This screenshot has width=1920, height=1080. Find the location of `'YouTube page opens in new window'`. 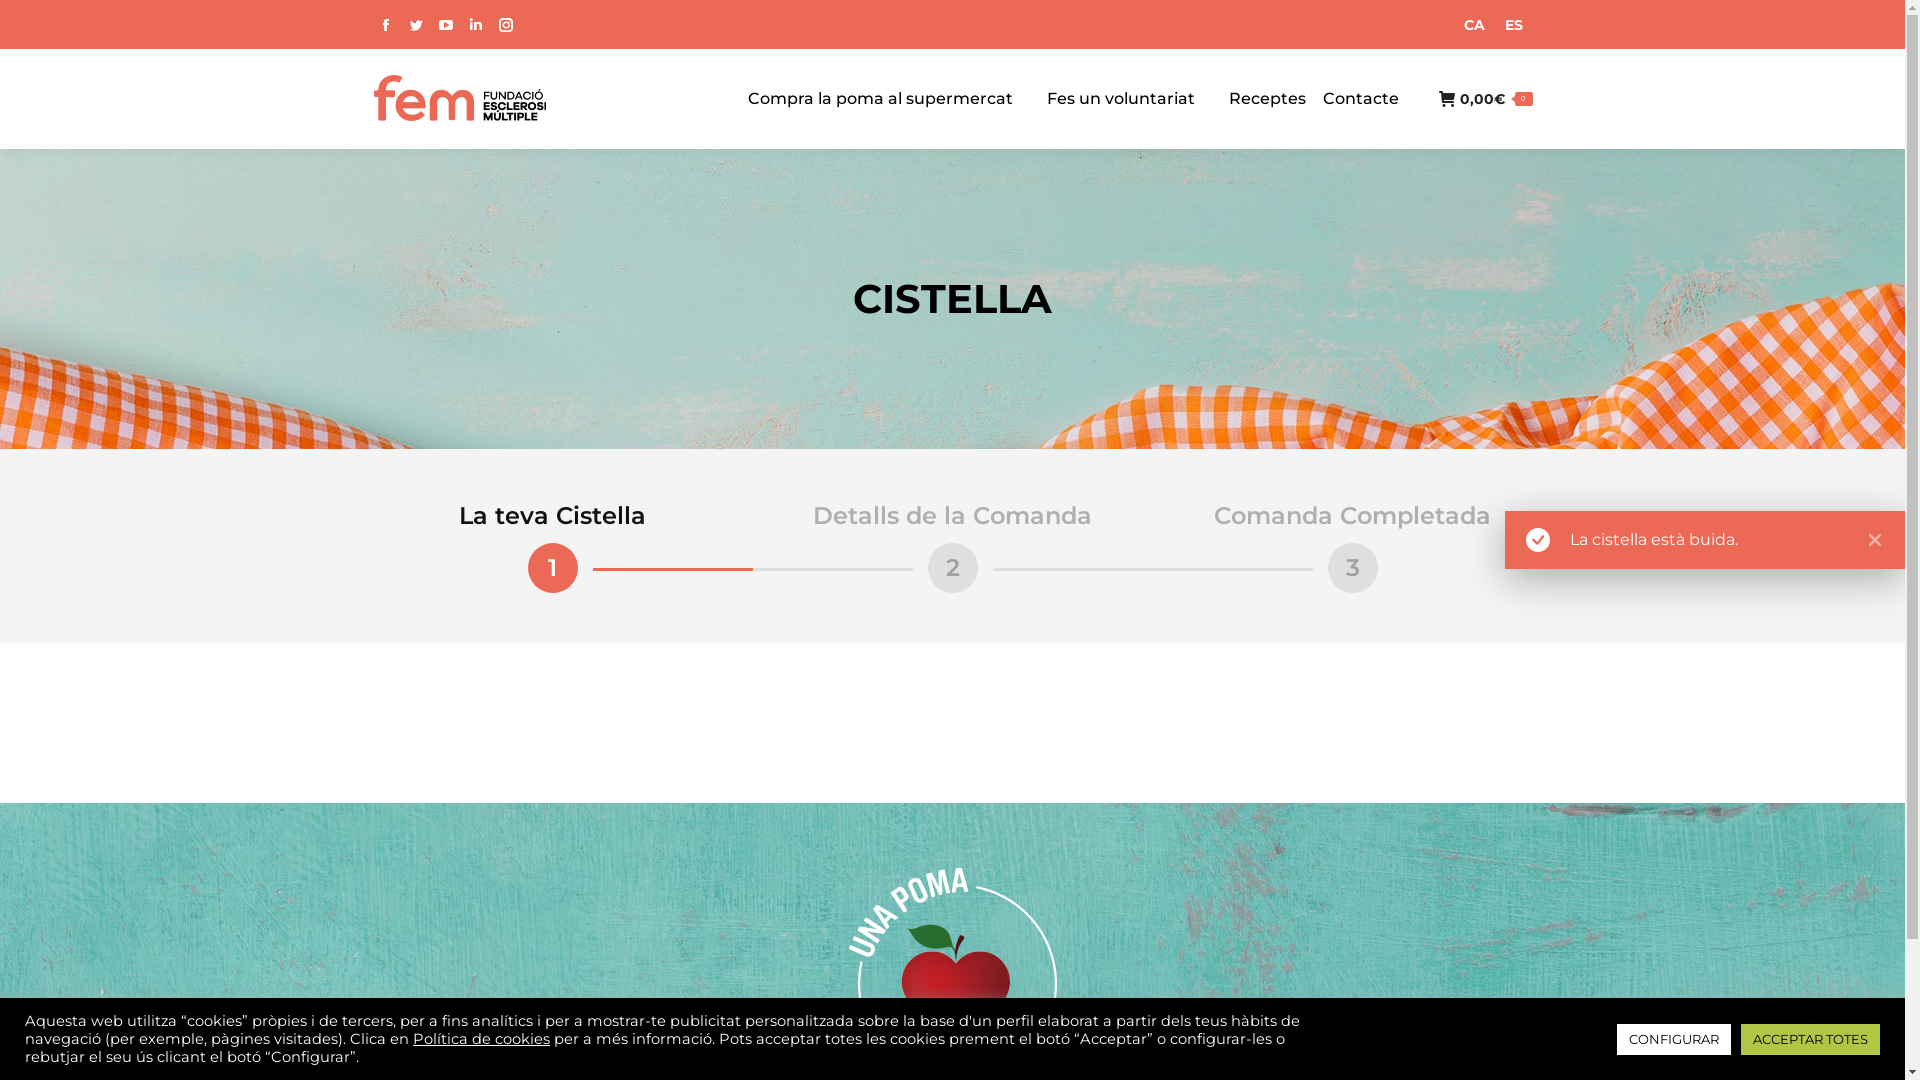

'YouTube page opens in new window' is located at coordinates (431, 24).